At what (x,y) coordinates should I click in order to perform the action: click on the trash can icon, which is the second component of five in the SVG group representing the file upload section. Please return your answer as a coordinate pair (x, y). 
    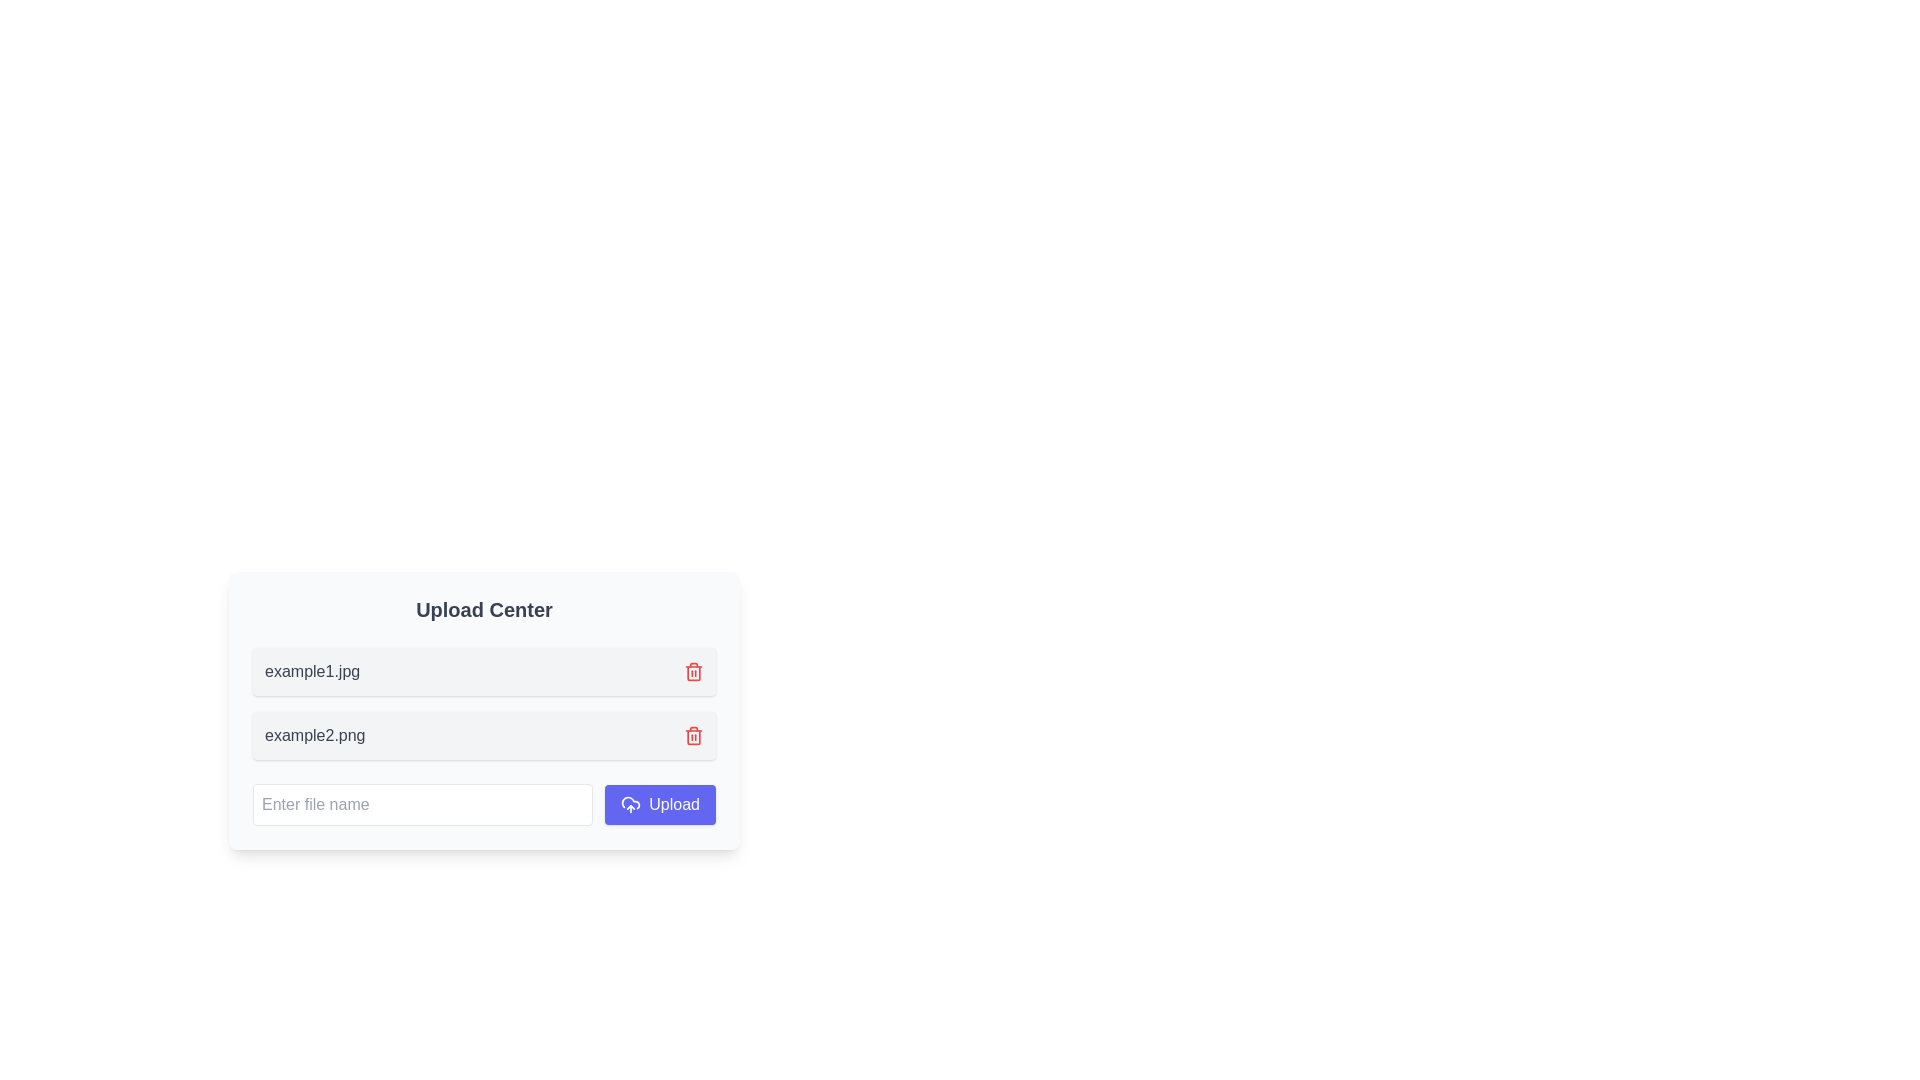
    Looking at the image, I should click on (694, 672).